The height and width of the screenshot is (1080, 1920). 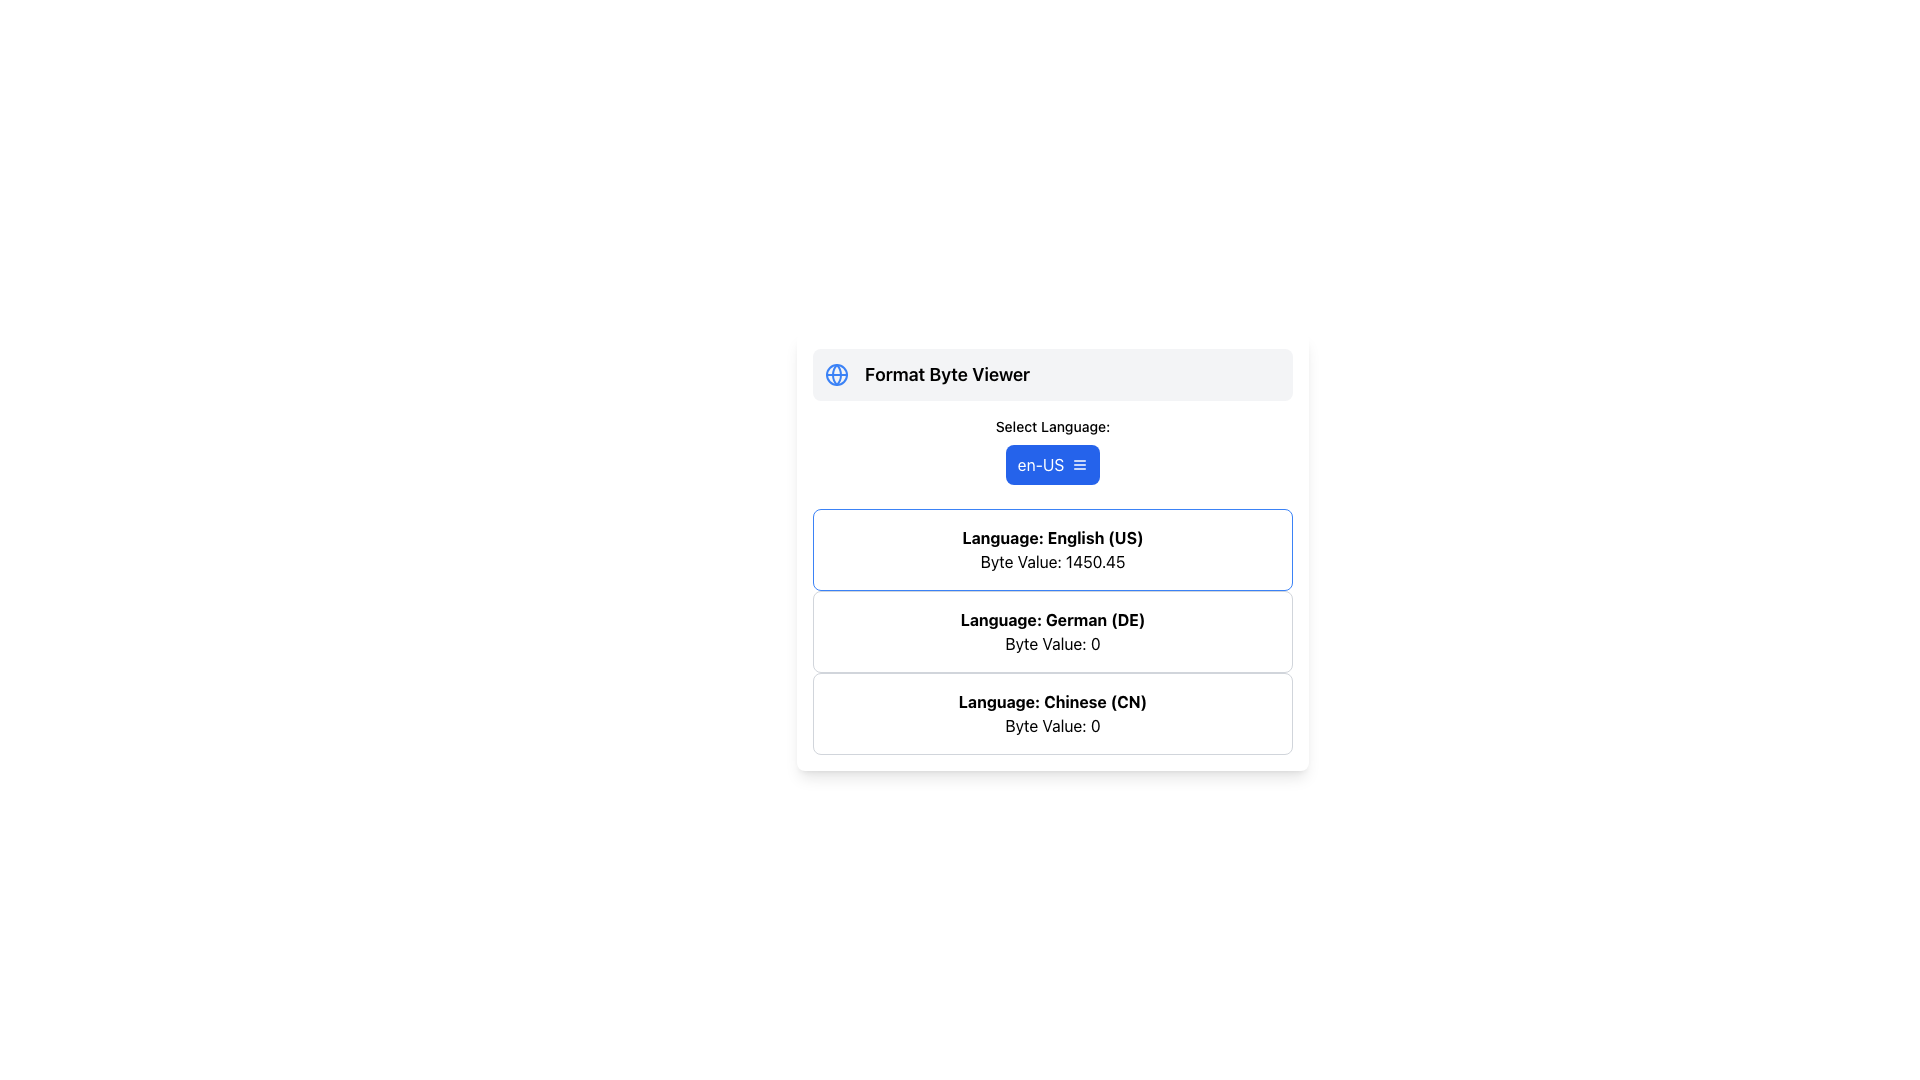 What do you see at coordinates (1051, 632) in the screenshot?
I see `the Informational display block that shows details about the German language (DE) with a byte value of 0, positioned between the English (US) and Chinese (CN) language sections` at bounding box center [1051, 632].